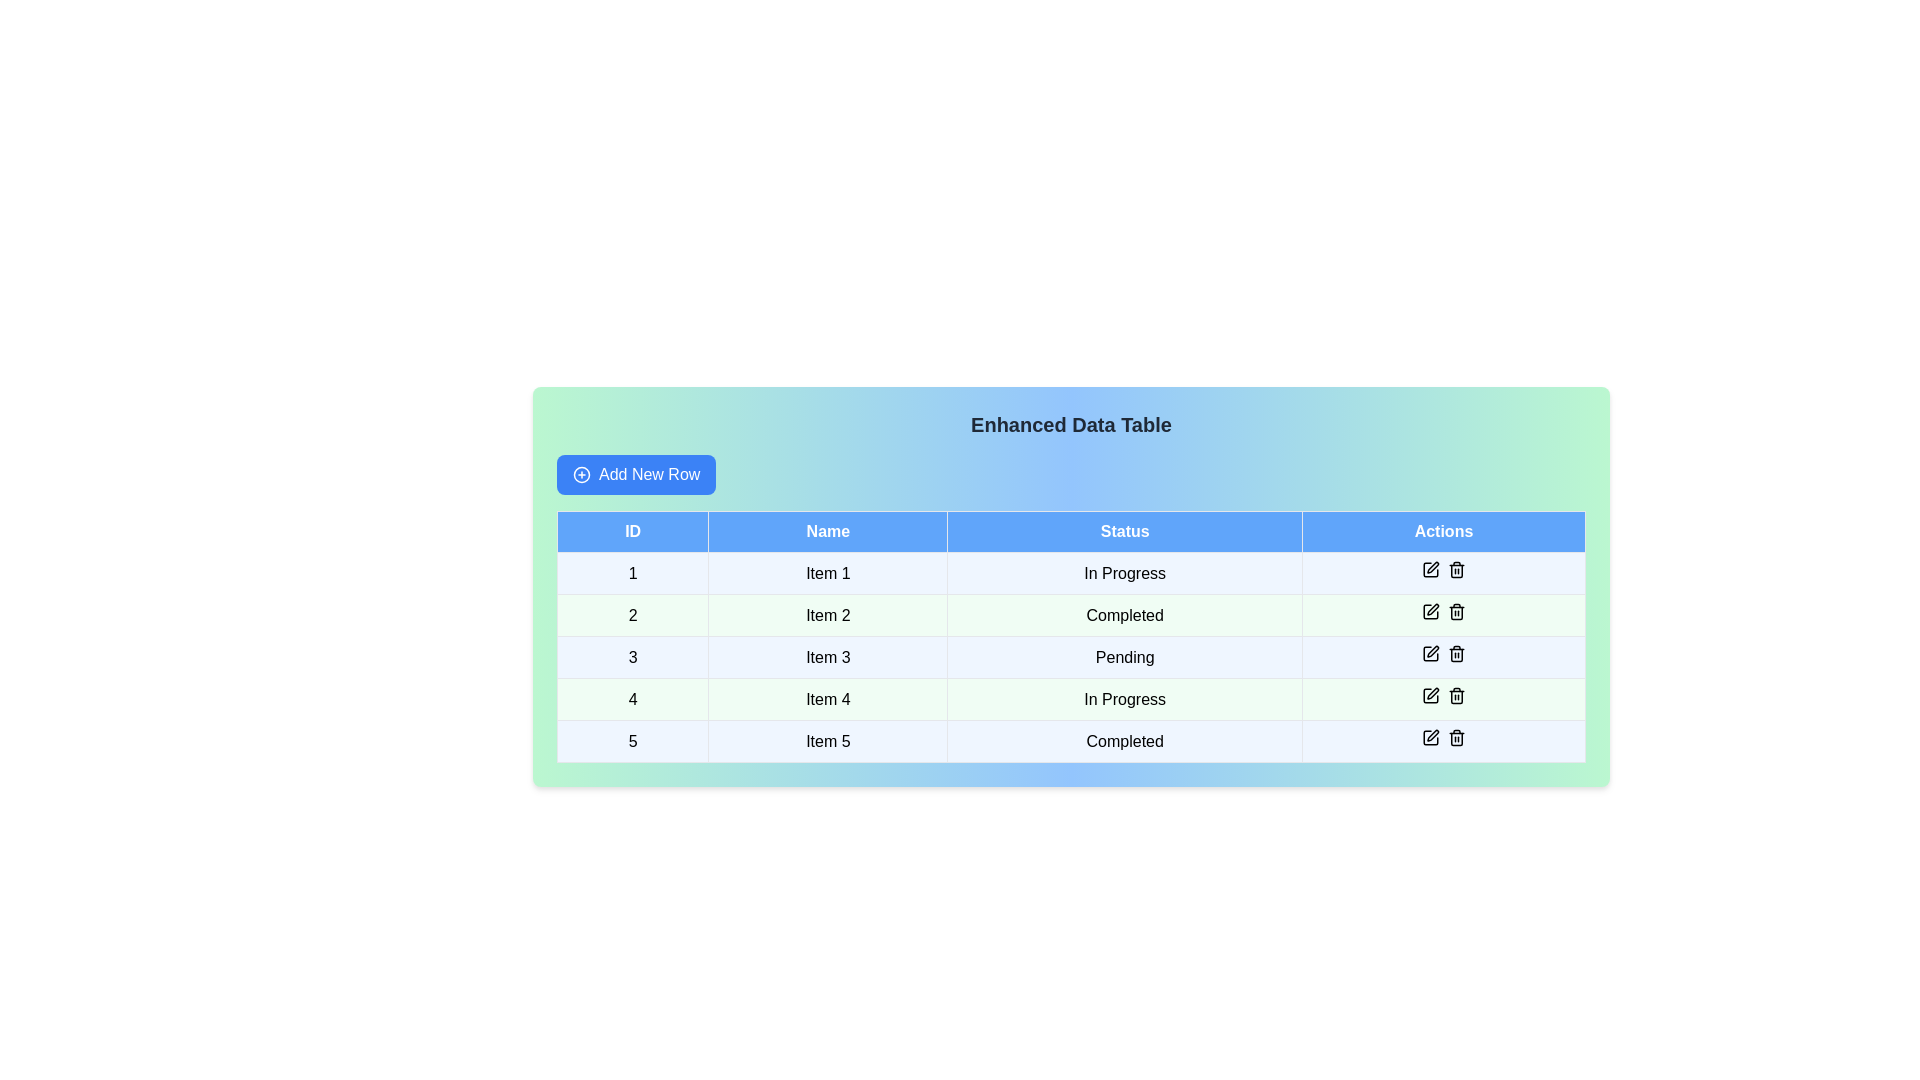 This screenshot has width=1920, height=1080. I want to click on the Delete icon button, which is a vertical rectangle symbolizing a trash bin, located in the 'Actions' column of the fourth row of the table, so click(1456, 696).